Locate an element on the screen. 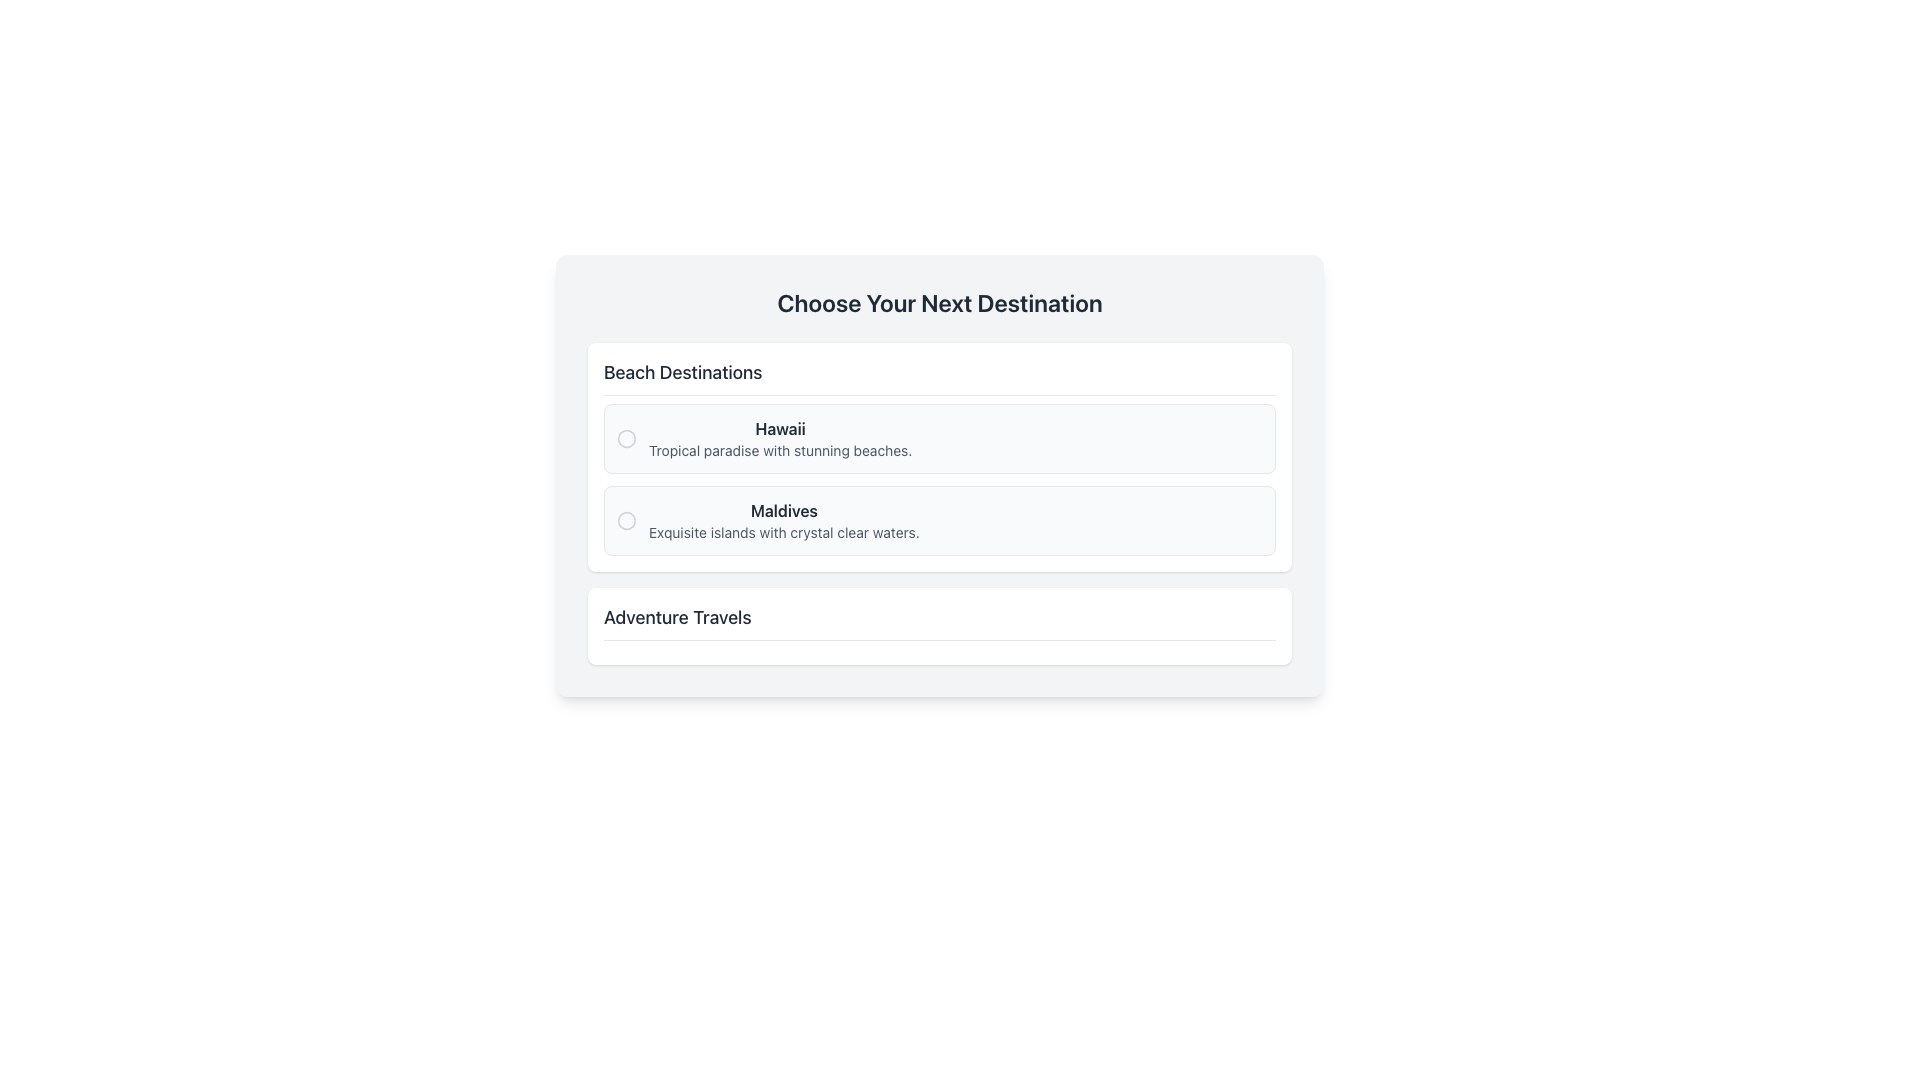 This screenshot has height=1080, width=1920. the radio button indicator is located at coordinates (626, 438).